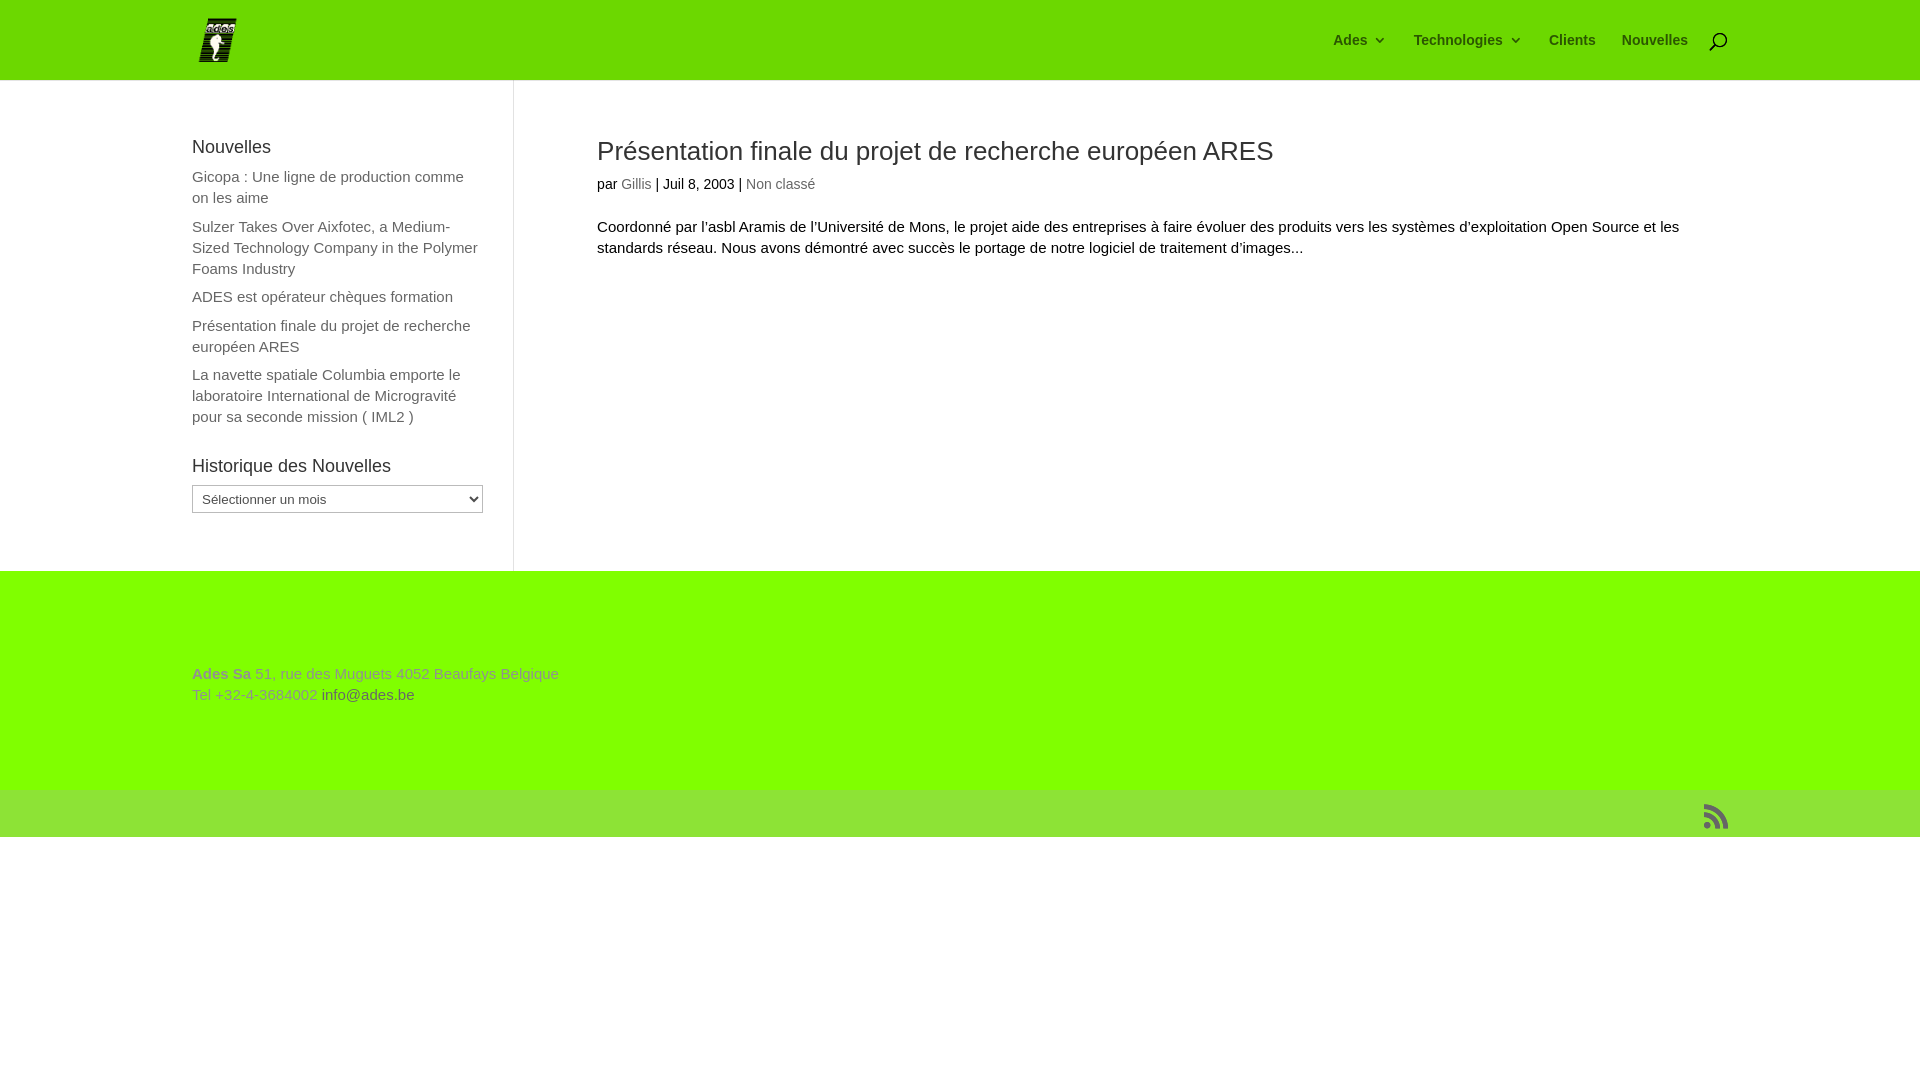 Image resolution: width=1920 pixels, height=1080 pixels. Describe the element at coordinates (1468, 55) in the screenshot. I see `'Technologies'` at that location.